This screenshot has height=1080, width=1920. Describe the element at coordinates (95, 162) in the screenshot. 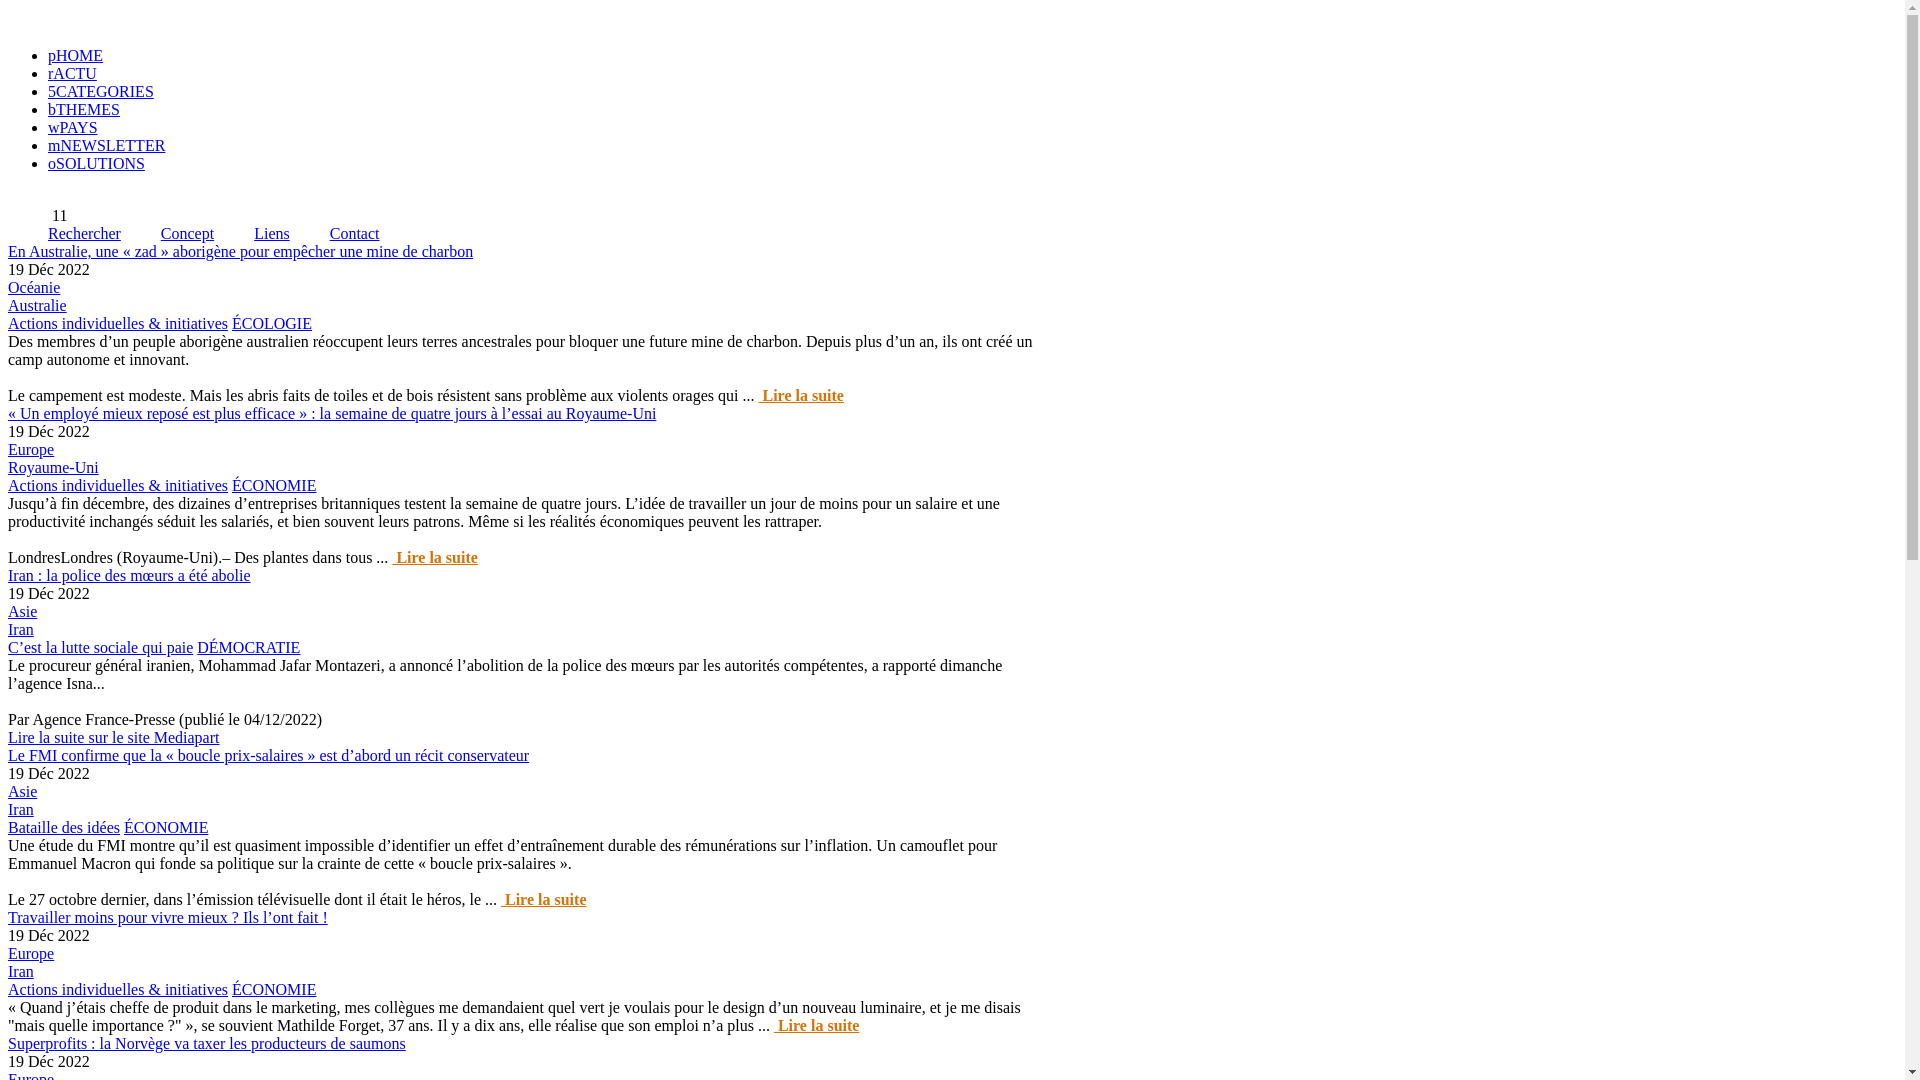

I see `'oSOLUTIONS'` at that location.